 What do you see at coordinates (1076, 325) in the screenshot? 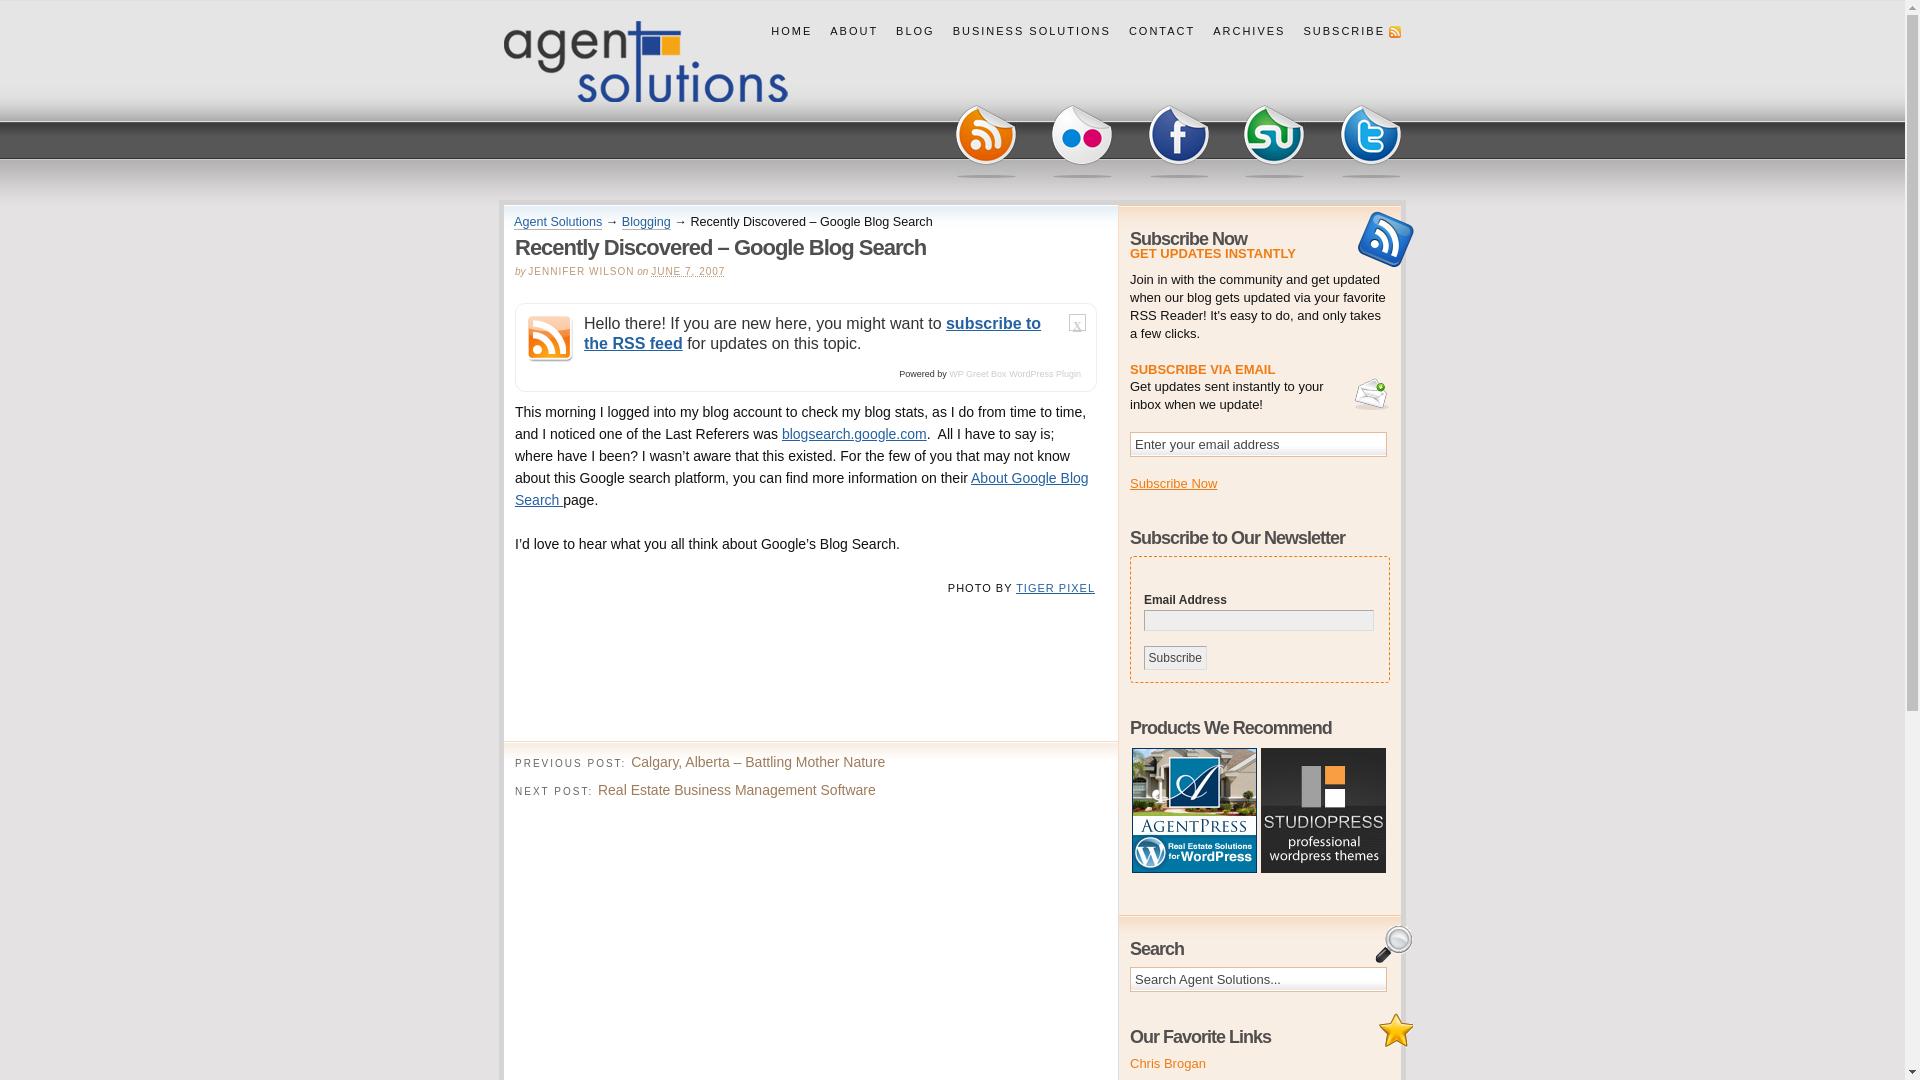
I see `'X'` at bounding box center [1076, 325].